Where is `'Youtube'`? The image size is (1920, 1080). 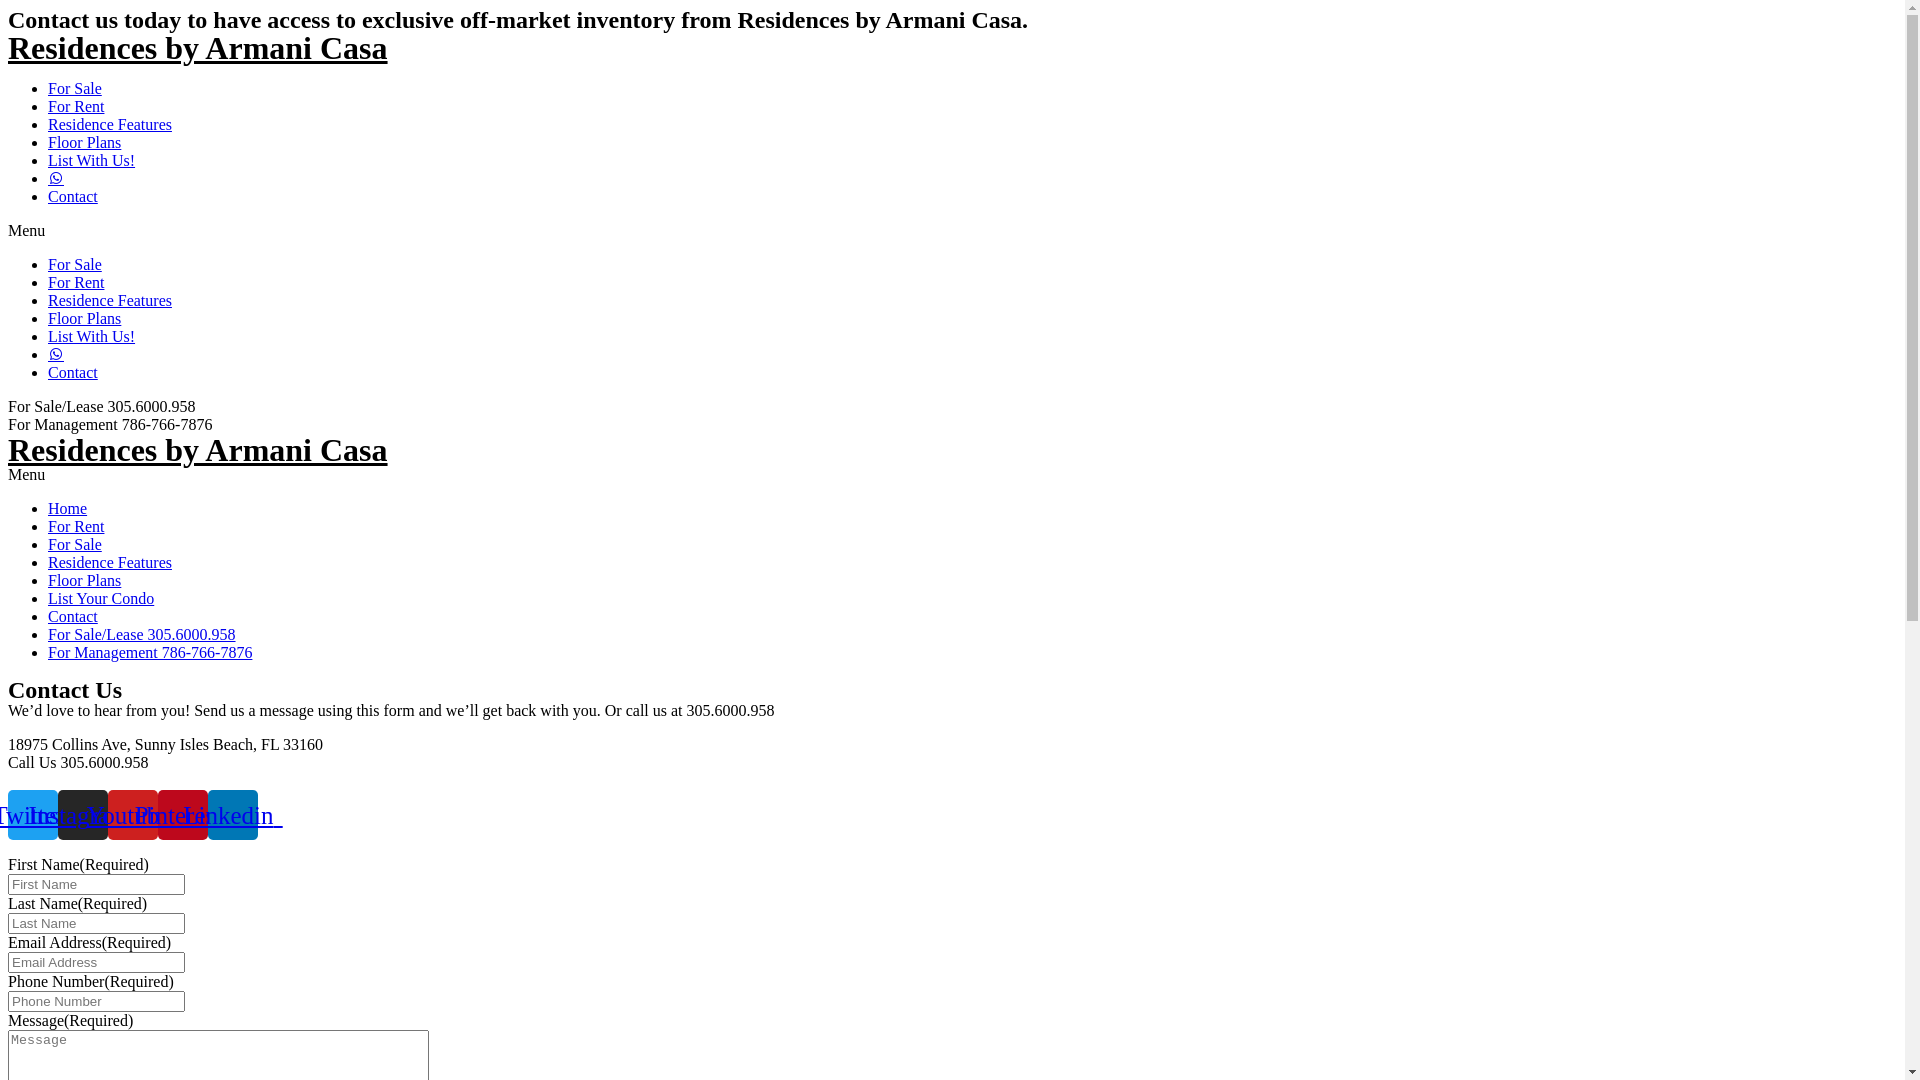
'Youtube' is located at coordinates (132, 814).